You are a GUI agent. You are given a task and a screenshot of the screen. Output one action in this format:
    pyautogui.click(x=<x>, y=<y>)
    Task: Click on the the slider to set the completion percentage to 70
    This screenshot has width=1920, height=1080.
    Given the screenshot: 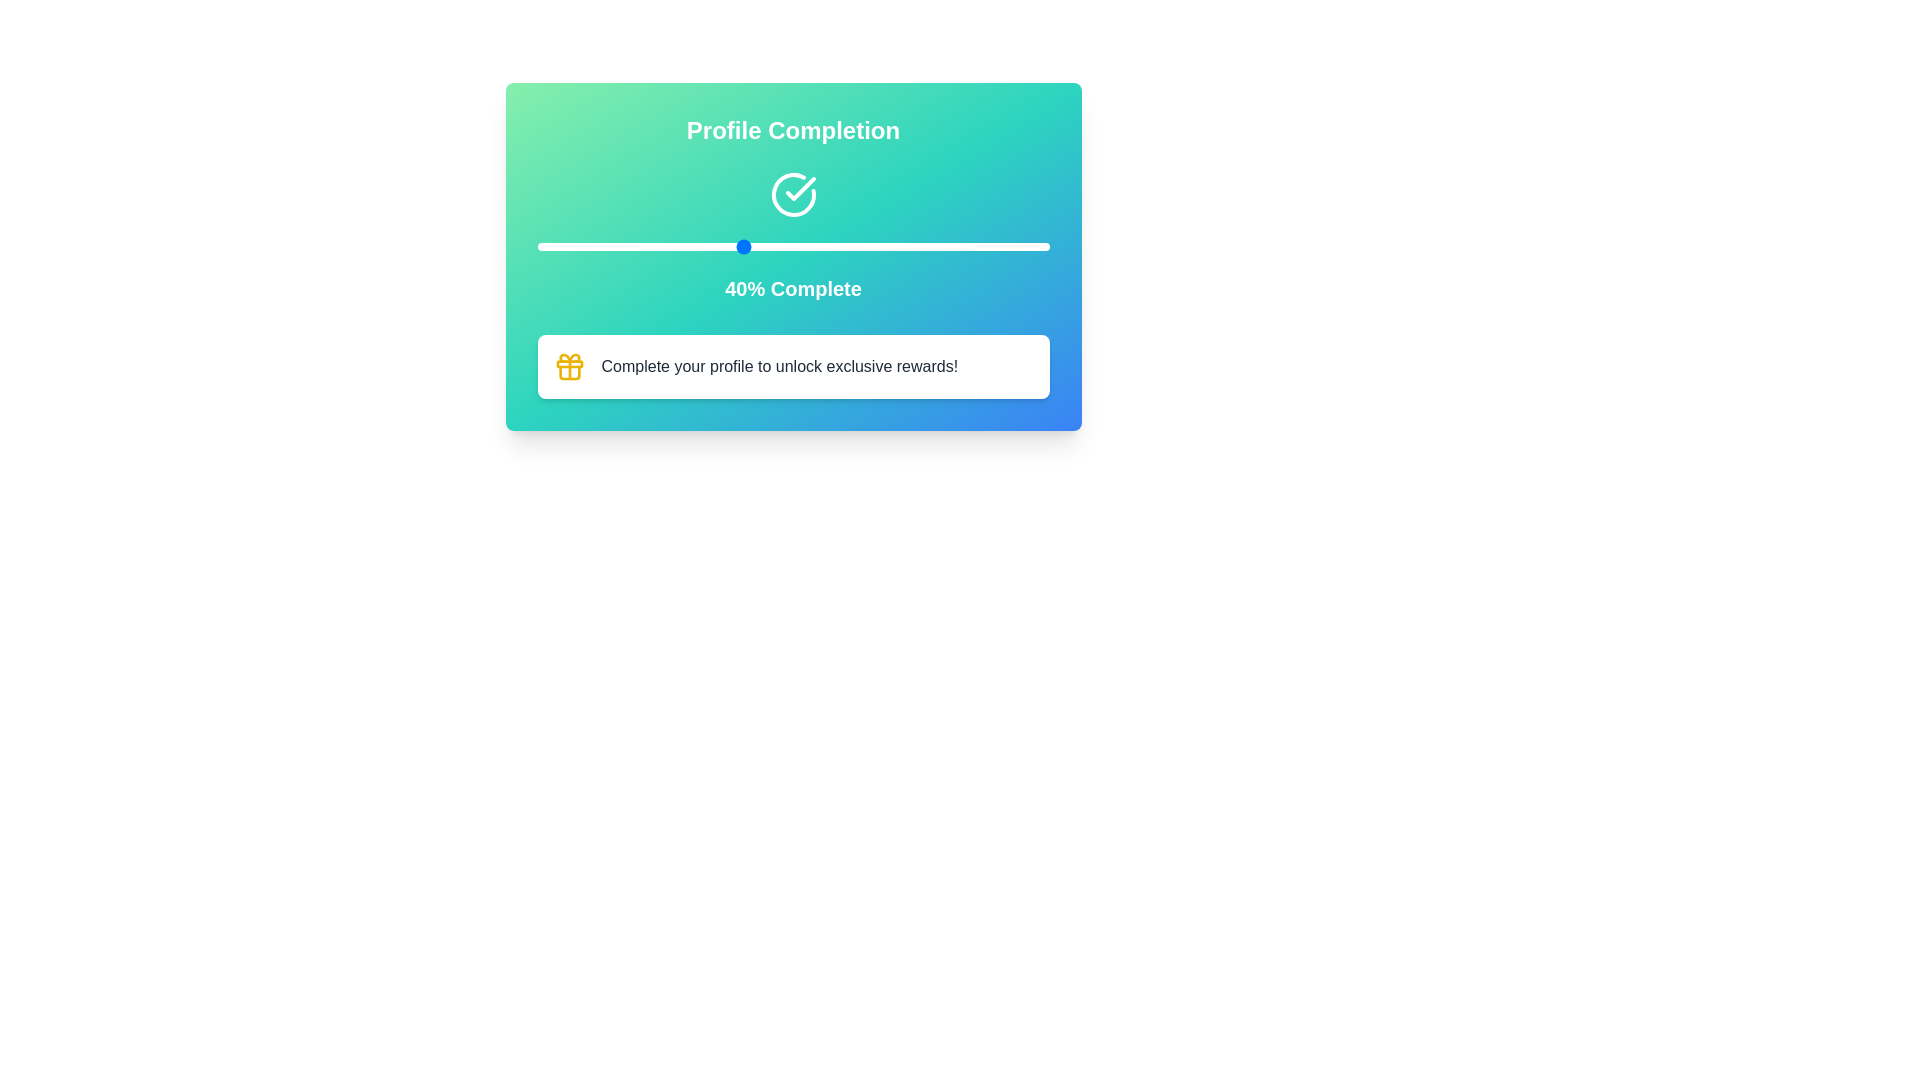 What is the action you would take?
    pyautogui.click(x=894, y=245)
    